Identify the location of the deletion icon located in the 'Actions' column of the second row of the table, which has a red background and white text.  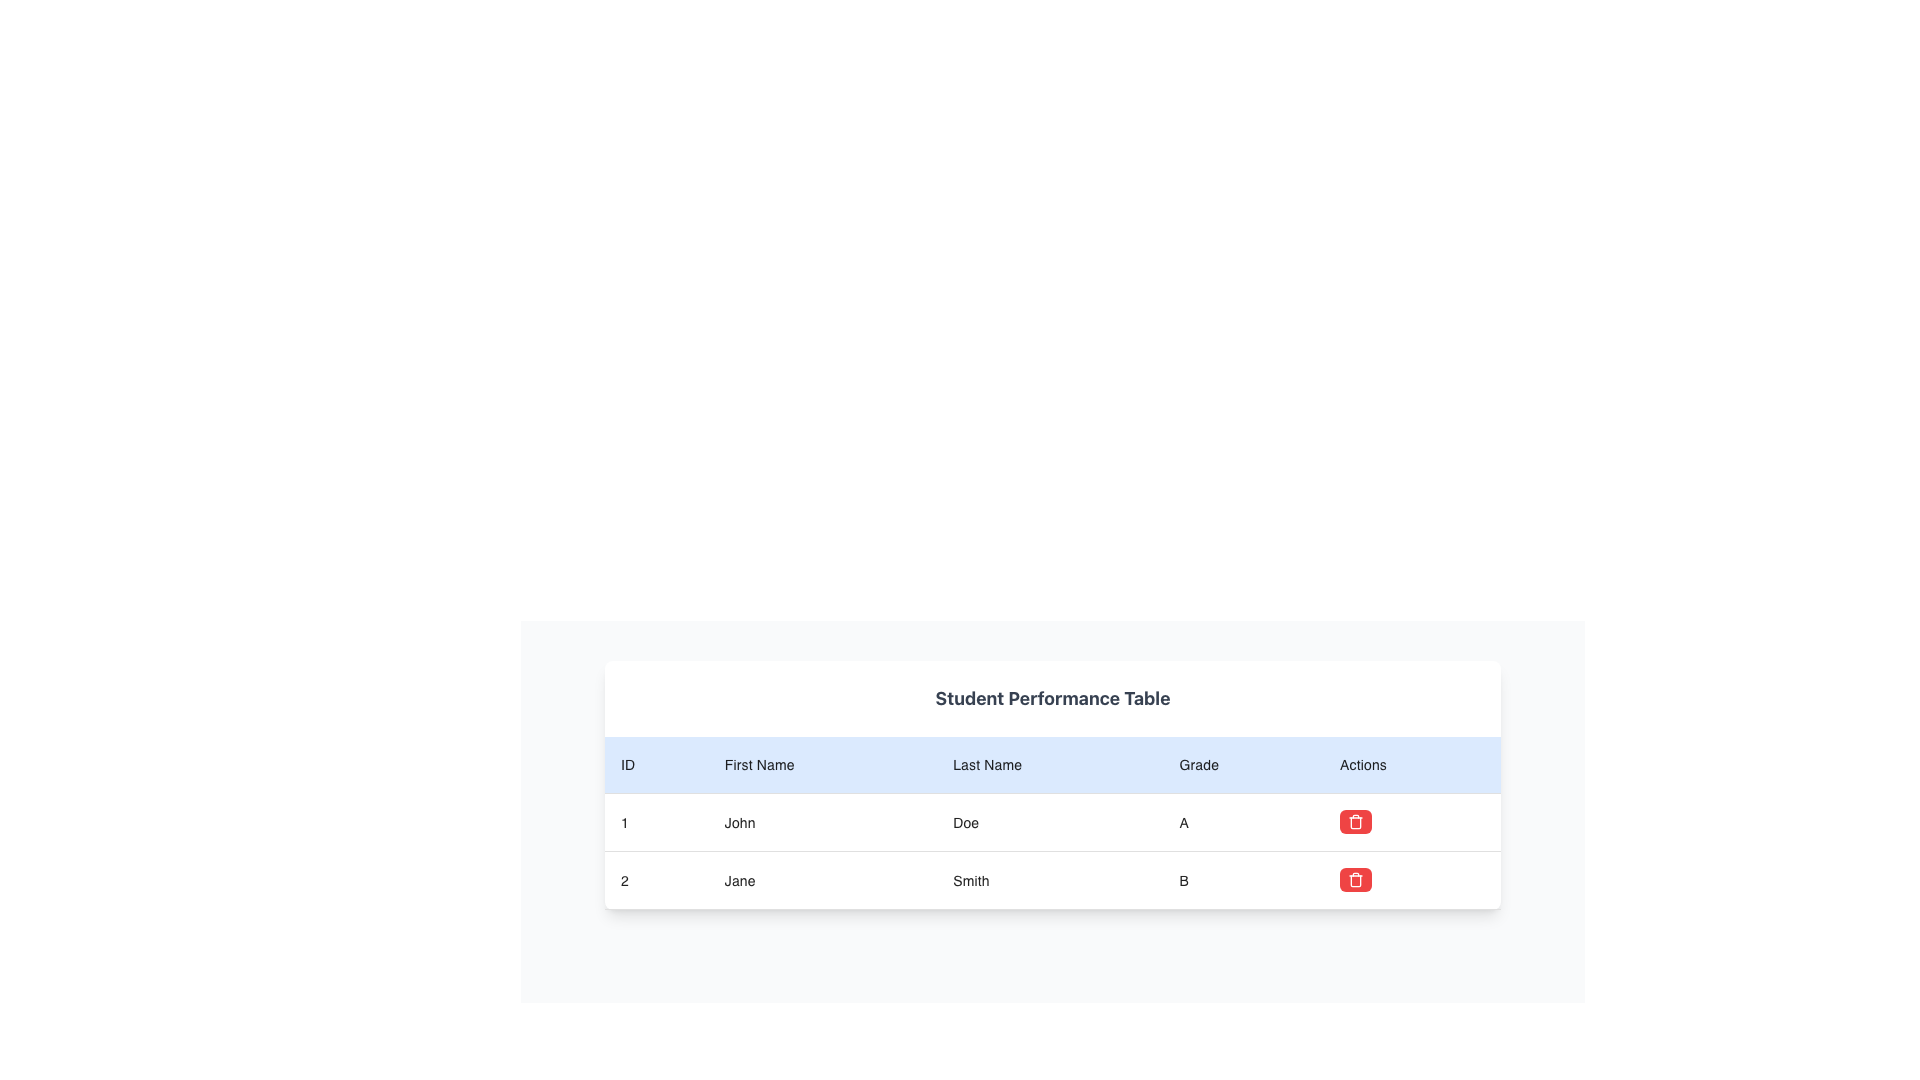
(1356, 821).